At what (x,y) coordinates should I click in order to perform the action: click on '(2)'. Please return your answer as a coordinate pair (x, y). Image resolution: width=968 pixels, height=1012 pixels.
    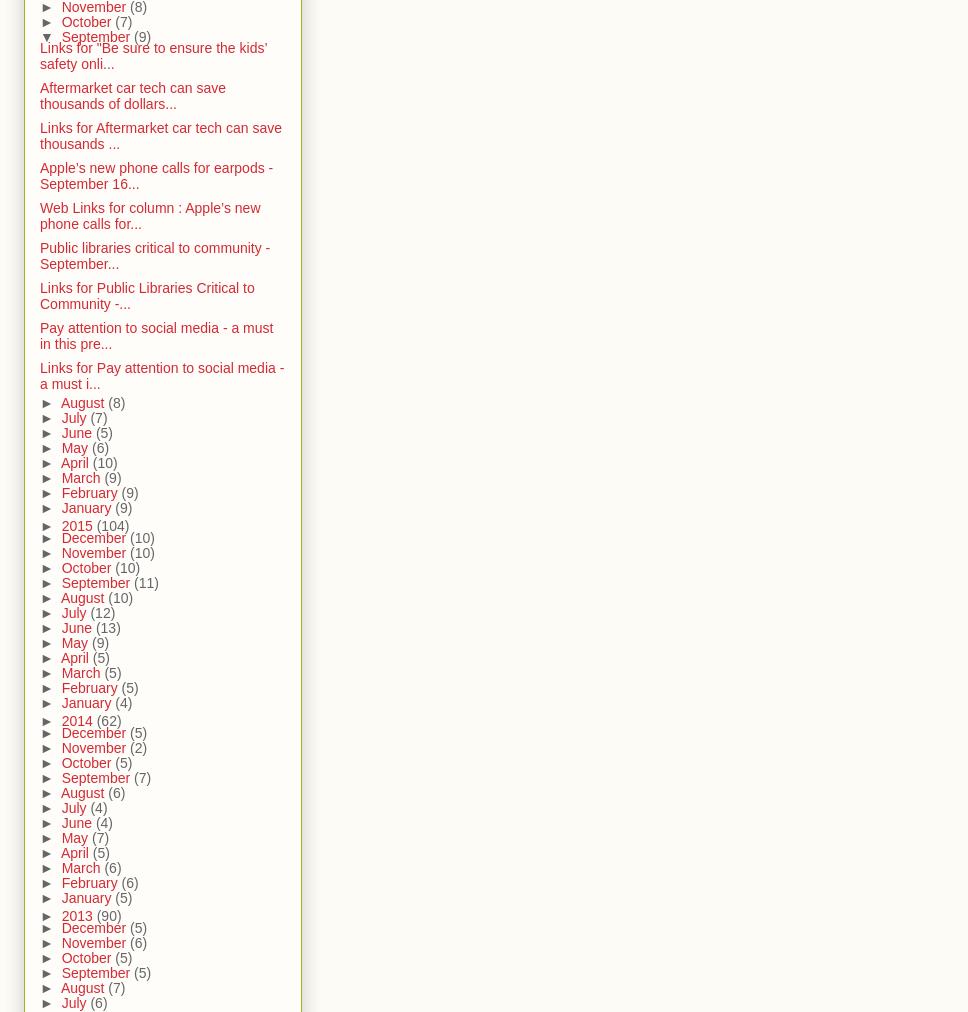
    Looking at the image, I should click on (129, 746).